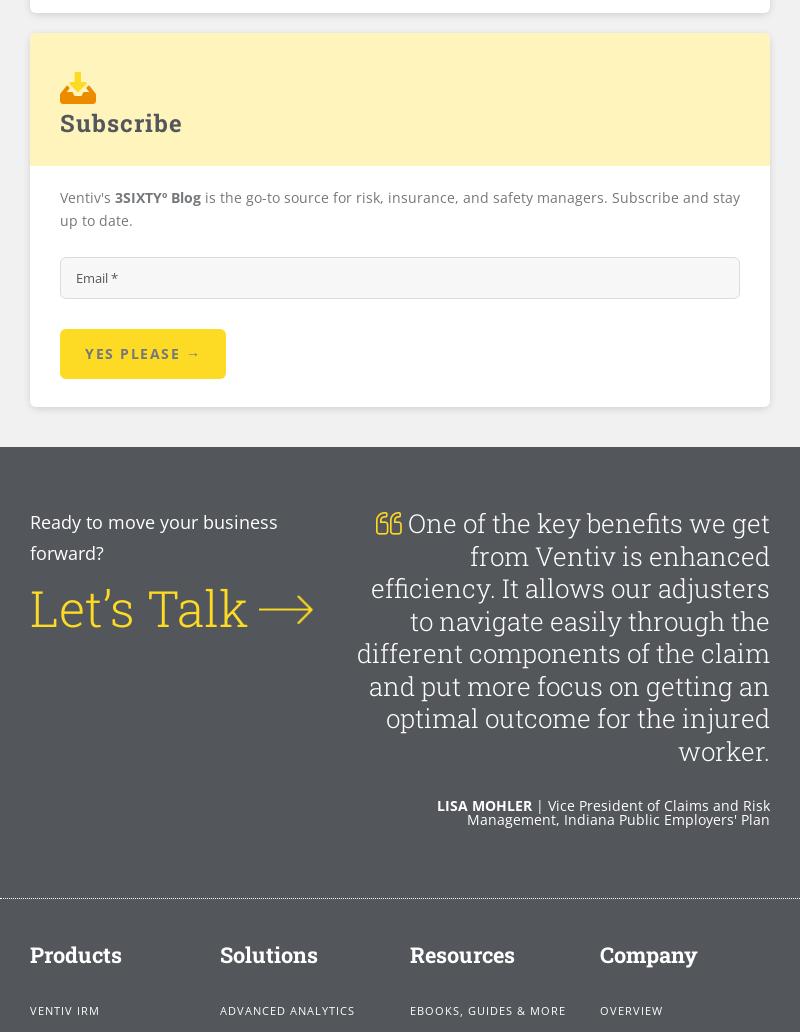  What do you see at coordinates (558, 604) in the screenshot?
I see `'Working with an experienced provider like Ventiv Technology is an important precondition of achieving our goals and furthering the mission of the County of Los Angeles.'` at bounding box center [558, 604].